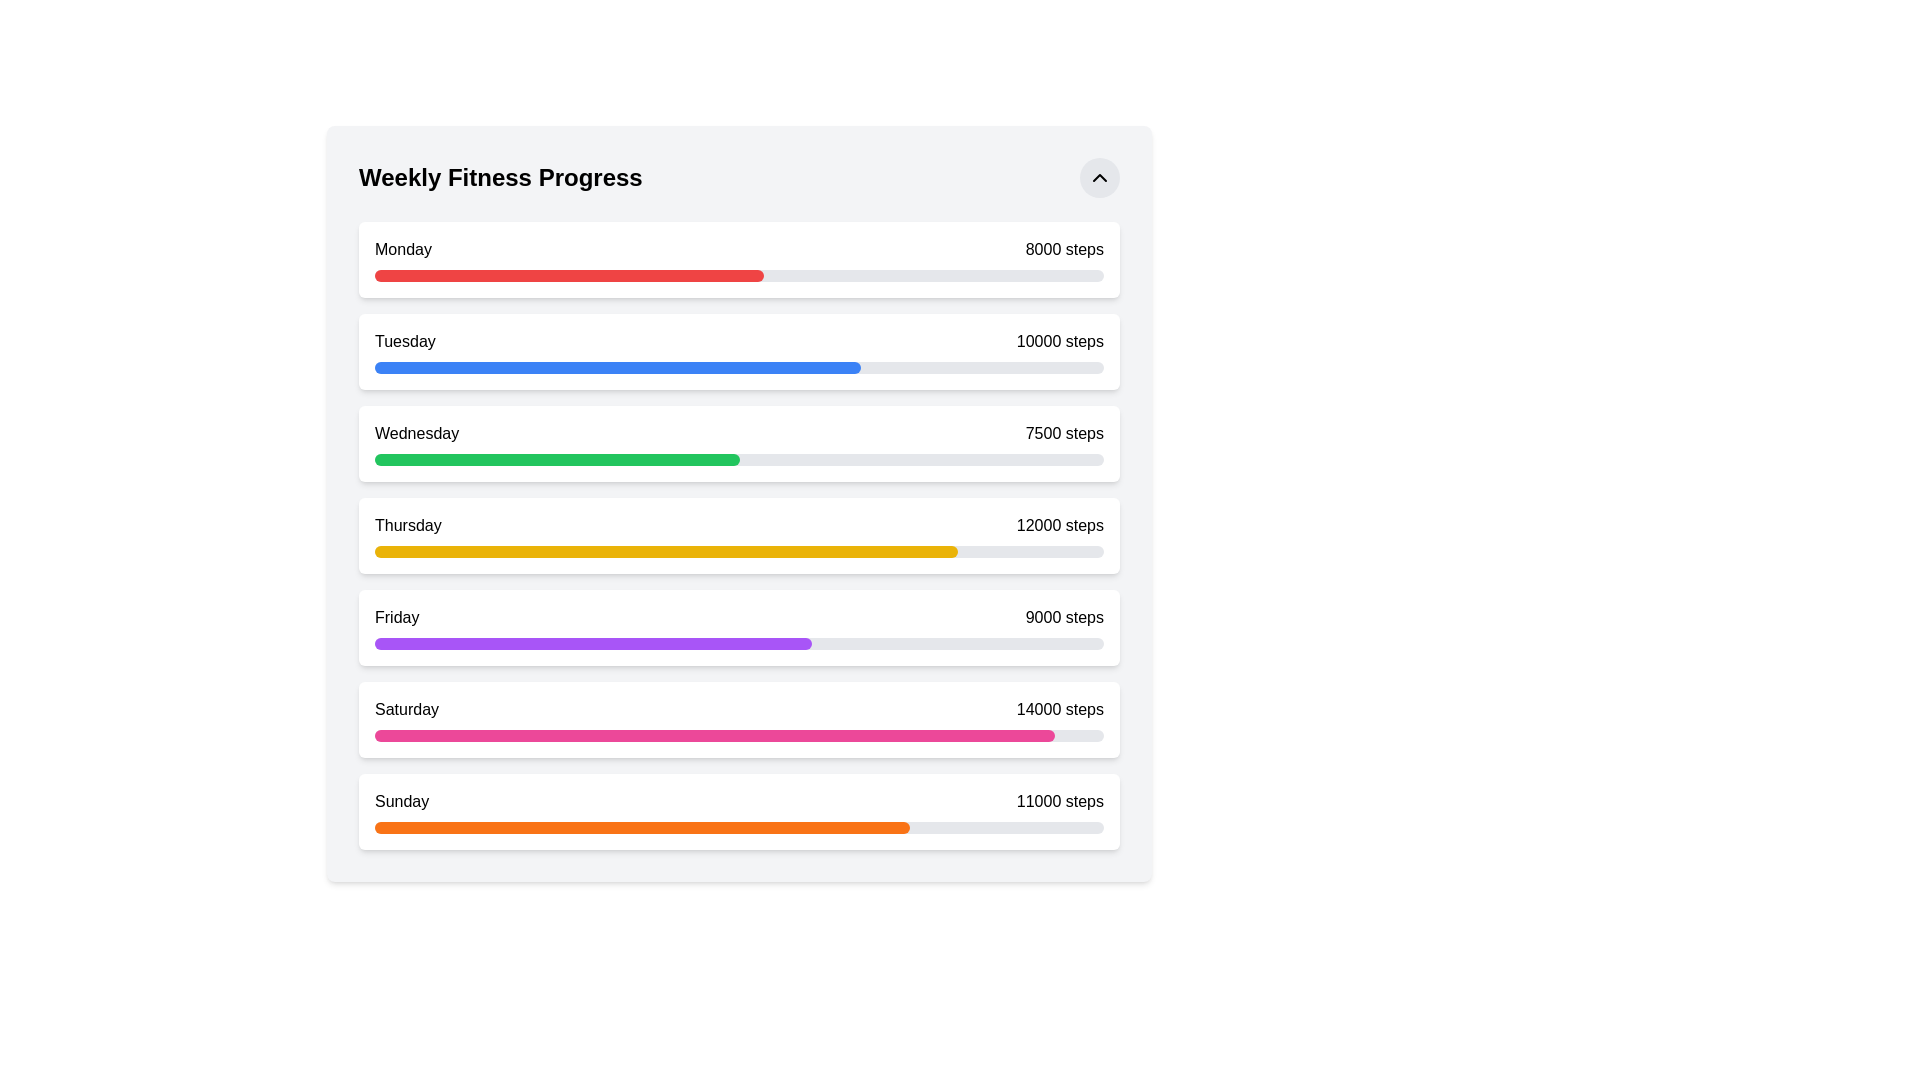  I want to click on the second progress bar located below the 'Monday' progress bar and above the 'Wednesday' progress bar, which visually represents progress and completion percentage for the corresponding day, so click(617, 367).